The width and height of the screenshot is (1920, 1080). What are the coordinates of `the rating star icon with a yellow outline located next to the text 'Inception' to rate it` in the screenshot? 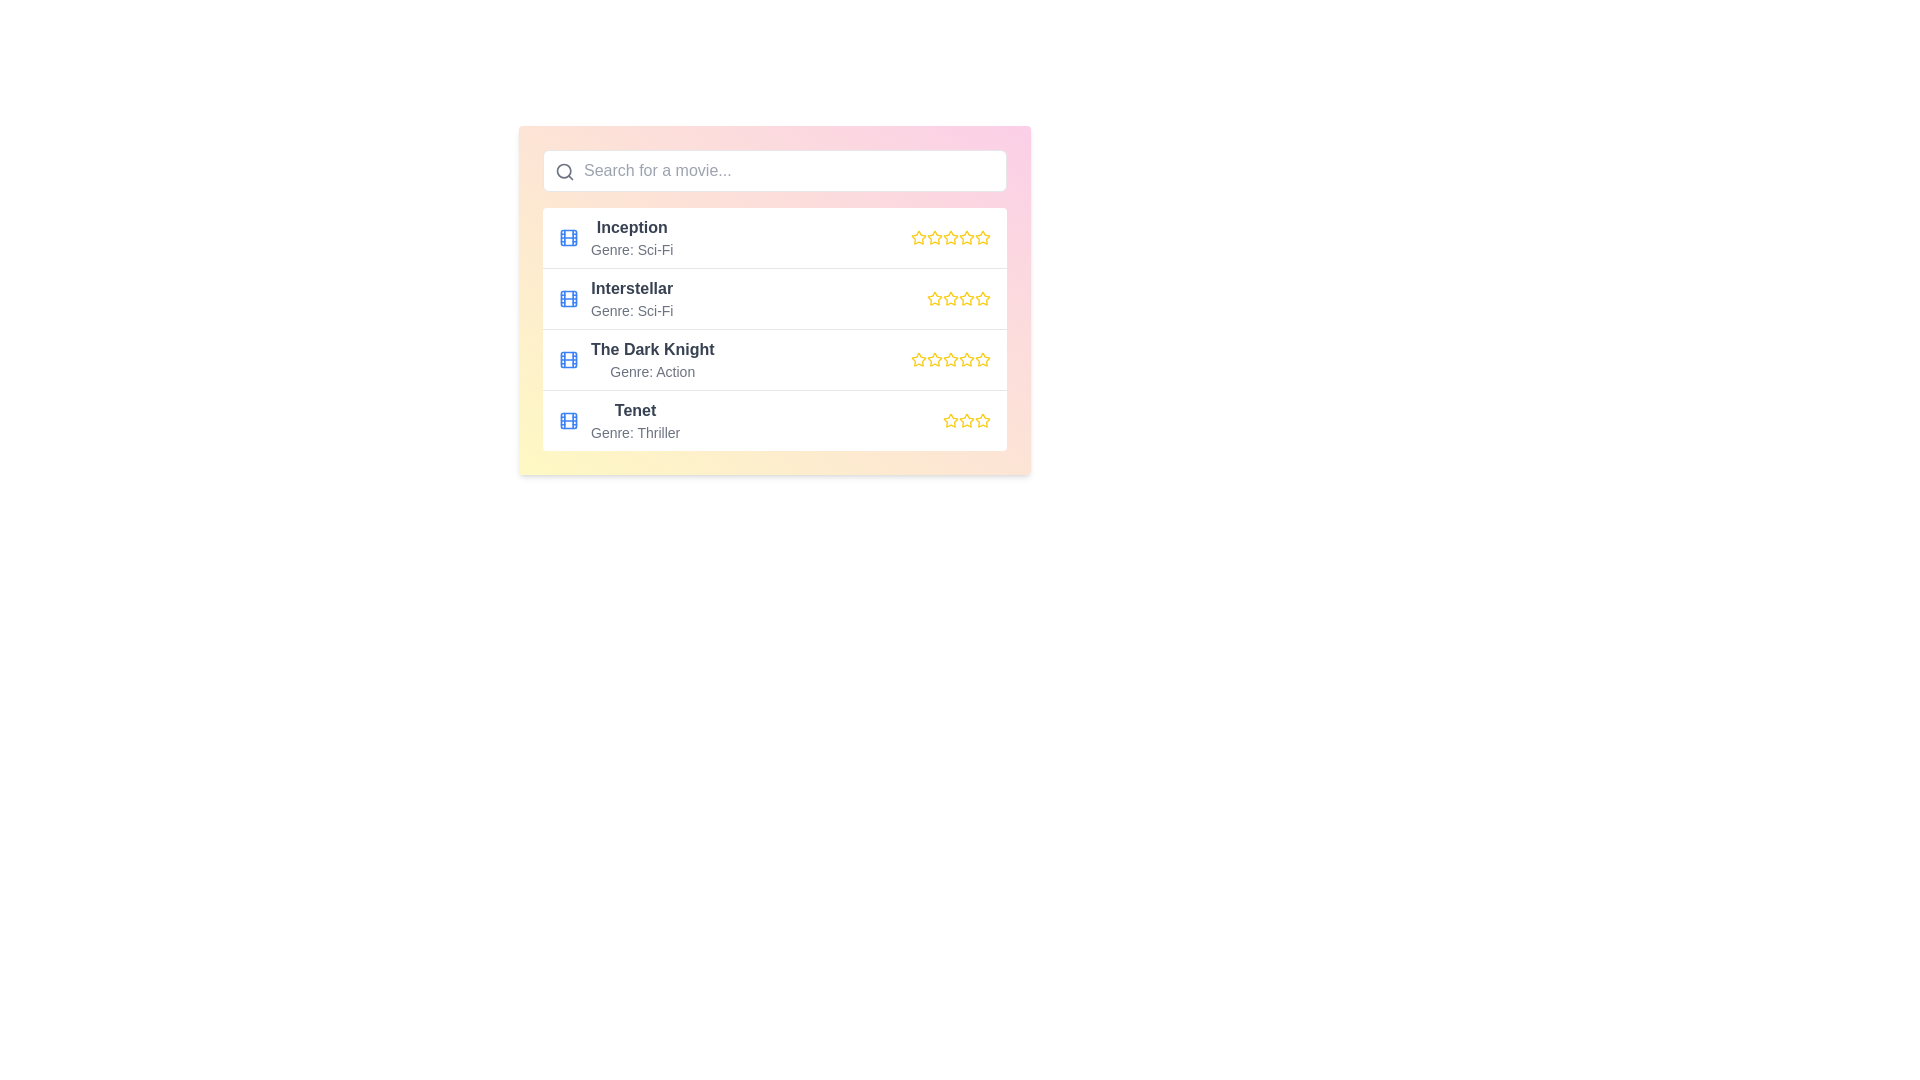 It's located at (917, 236).